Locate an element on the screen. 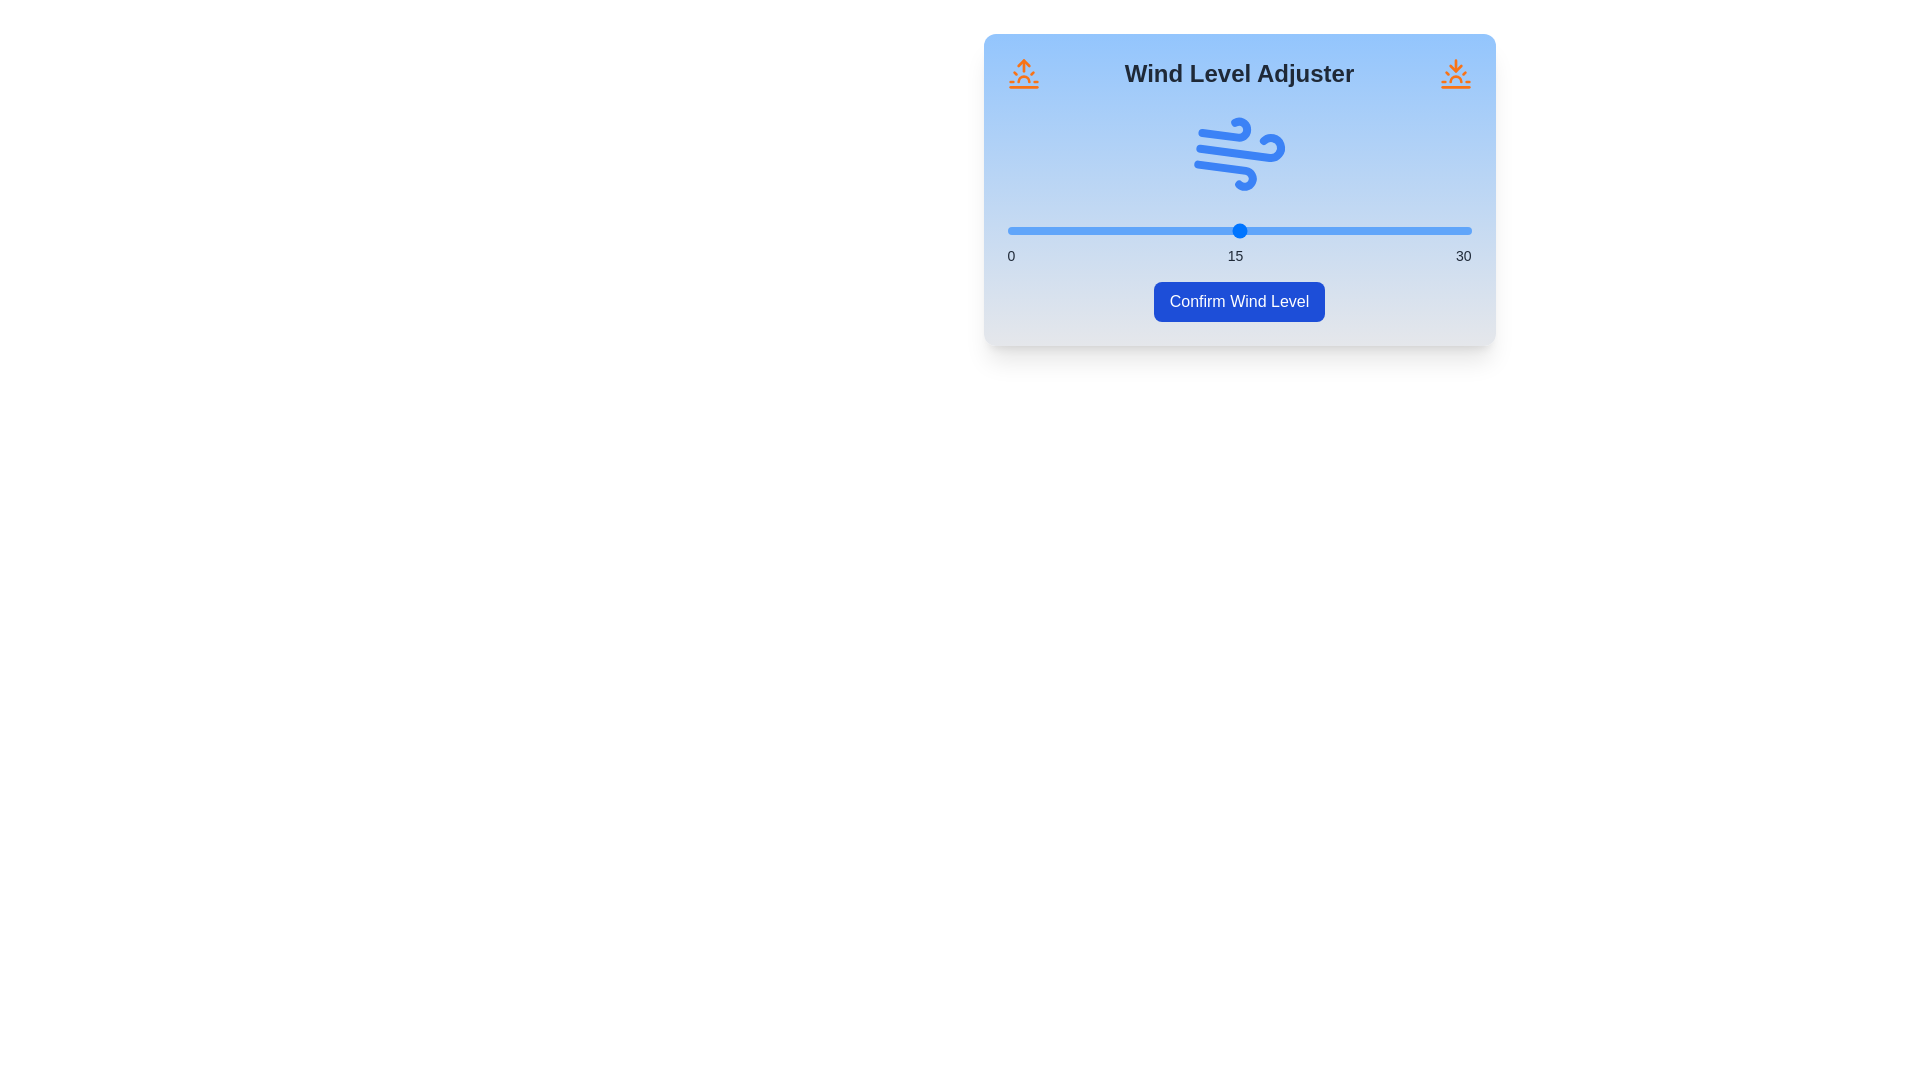  the wind level to 20 by moving the slider is located at coordinates (1316, 230).